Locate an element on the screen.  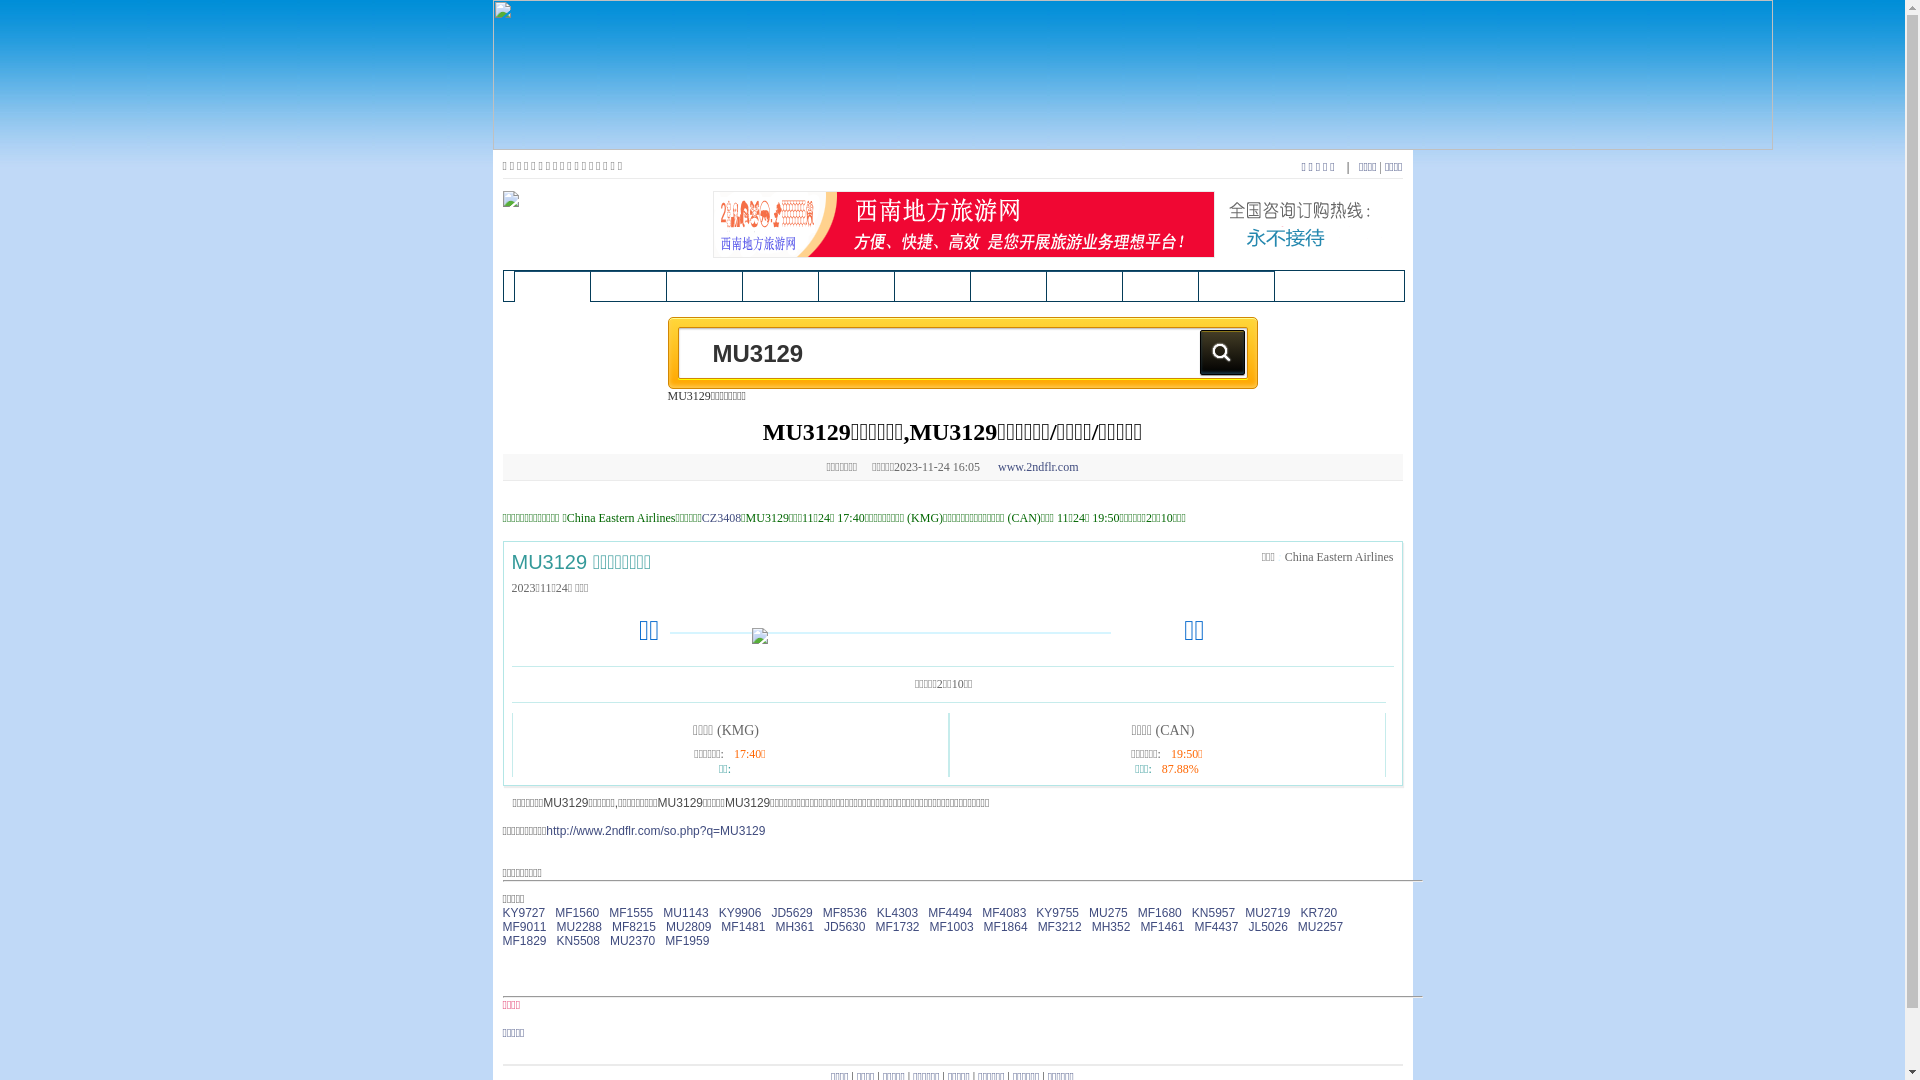
'KY9727' is located at coordinates (523, 913).